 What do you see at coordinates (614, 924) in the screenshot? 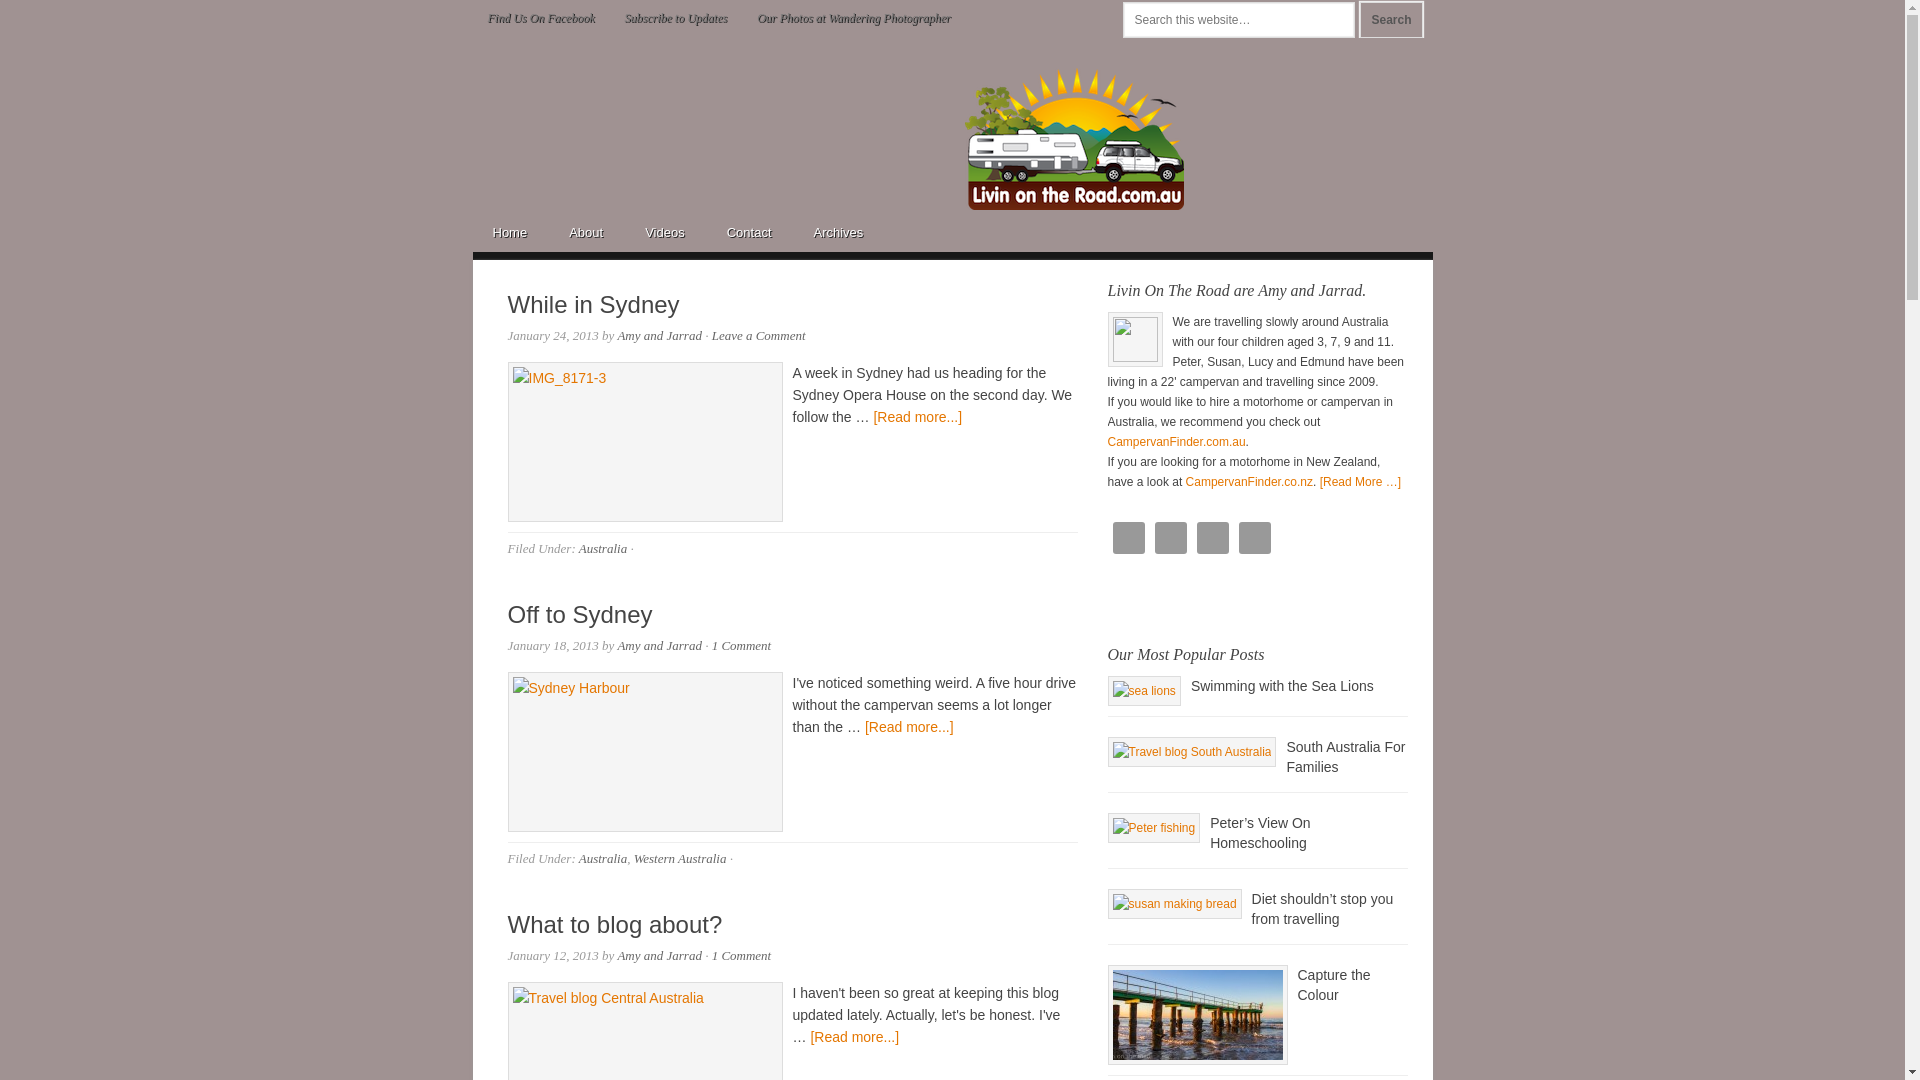
I see `'What to blog about?'` at bounding box center [614, 924].